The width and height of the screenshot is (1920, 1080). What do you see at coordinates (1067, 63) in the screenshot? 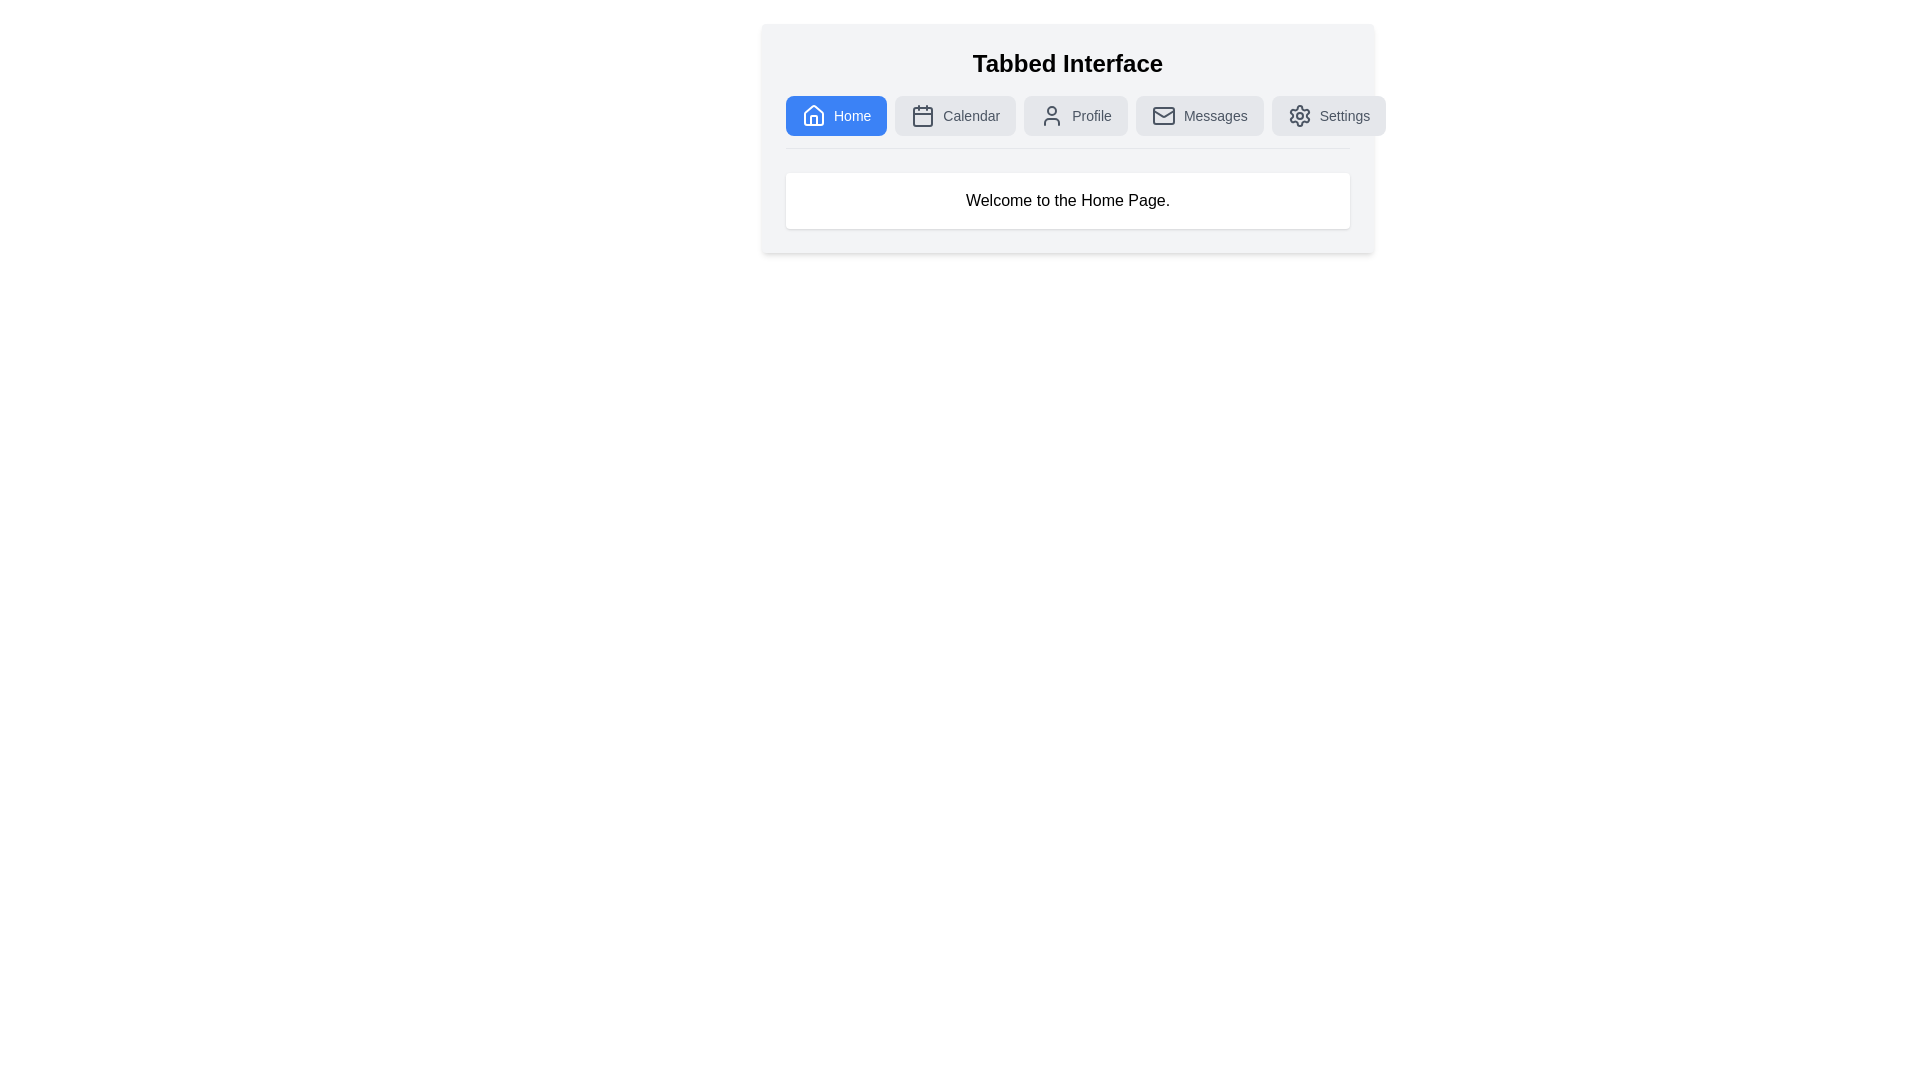
I see `the bold, centered text heading reading 'Tabbed Interface' which is styled in a large font size and positioned above the navigational tabs` at bounding box center [1067, 63].